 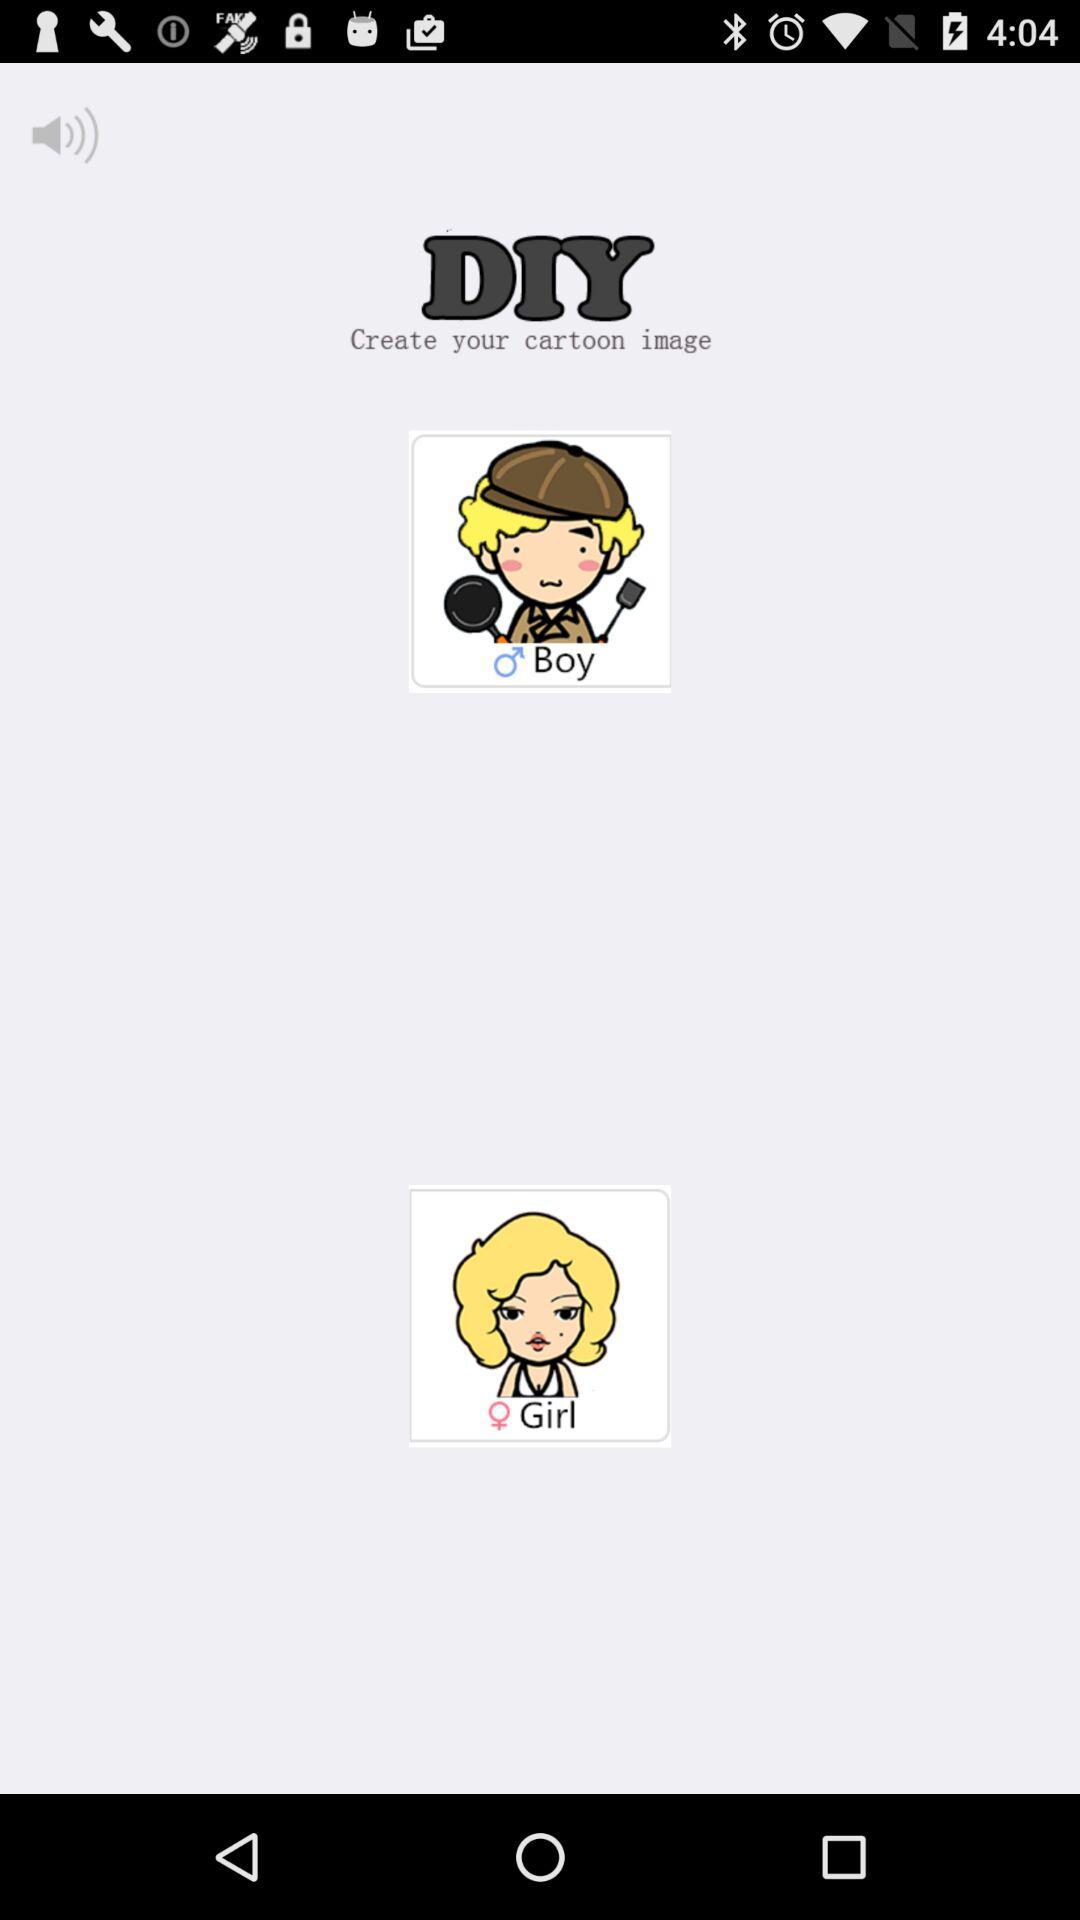 I want to click on boy, so click(x=540, y=560).